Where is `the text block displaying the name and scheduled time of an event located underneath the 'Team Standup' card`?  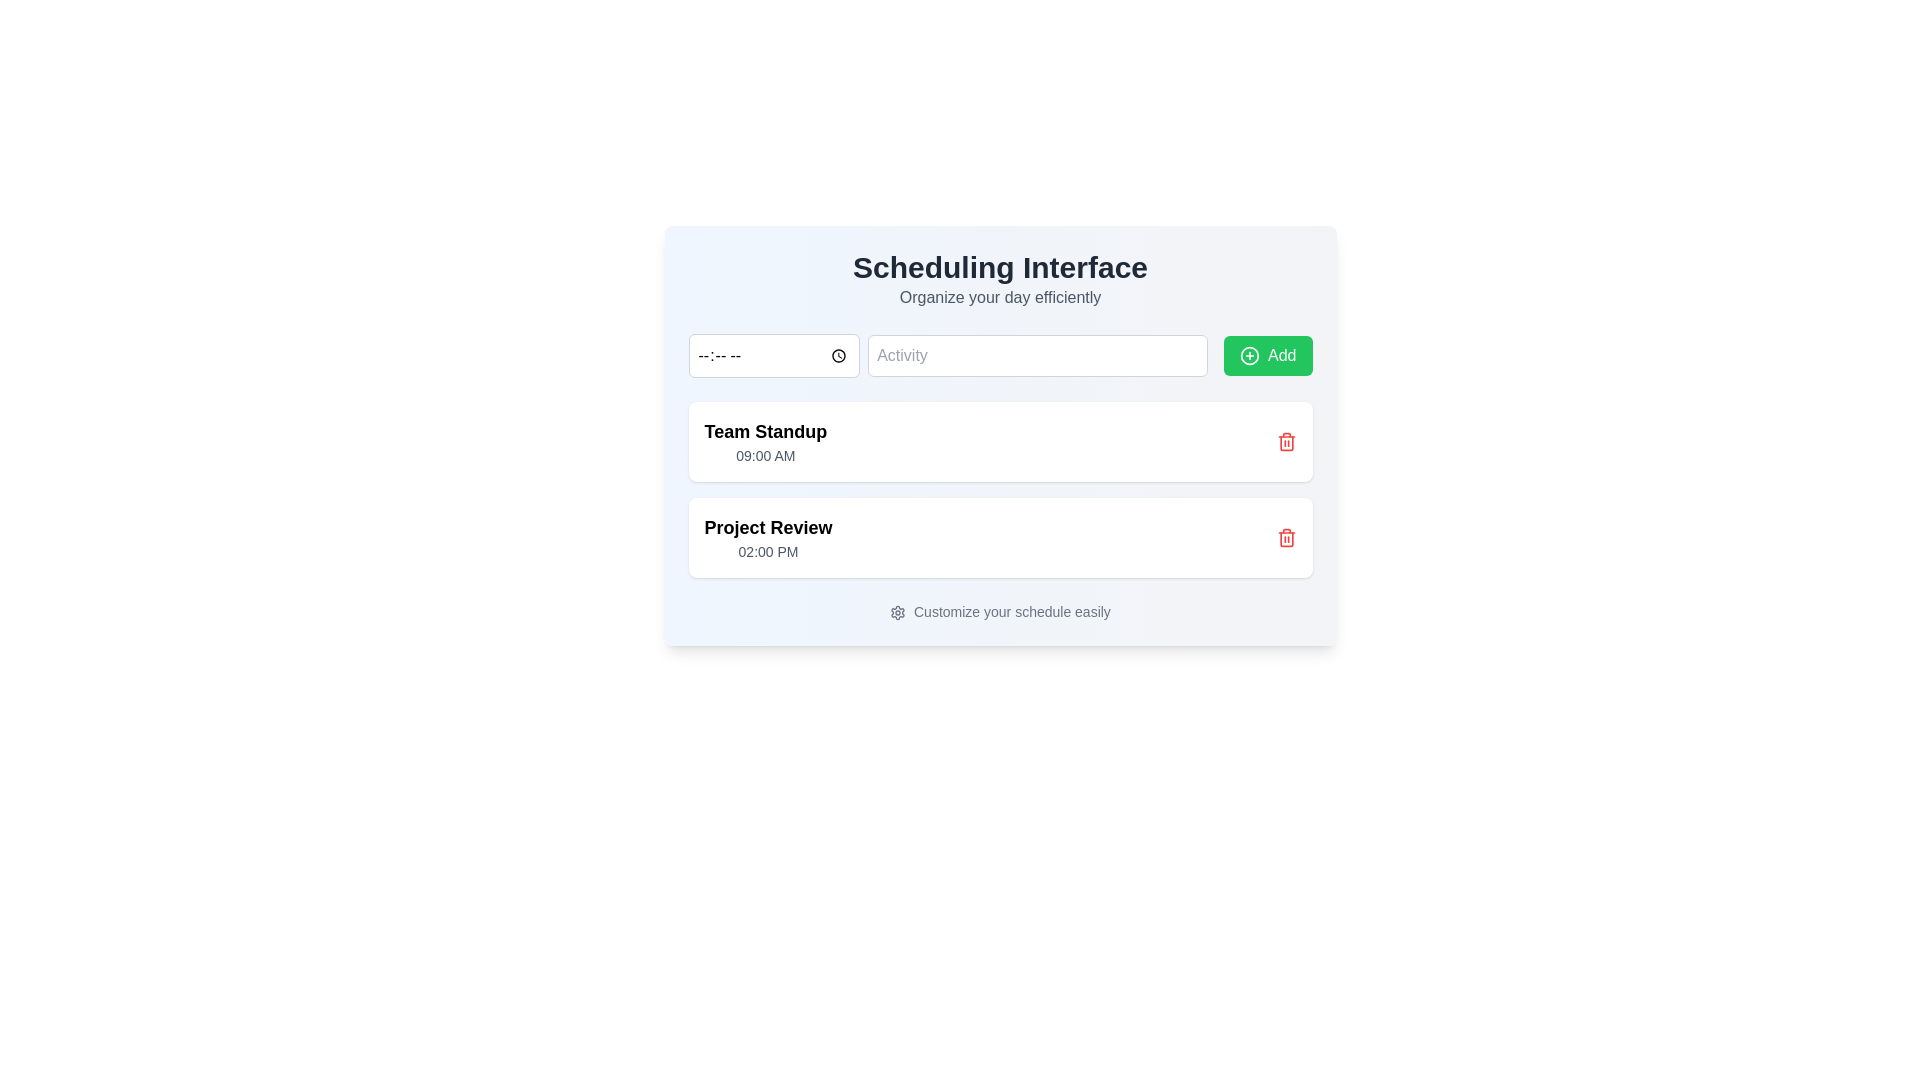
the text block displaying the name and scheduled time of an event located underneath the 'Team Standup' card is located at coordinates (767, 536).